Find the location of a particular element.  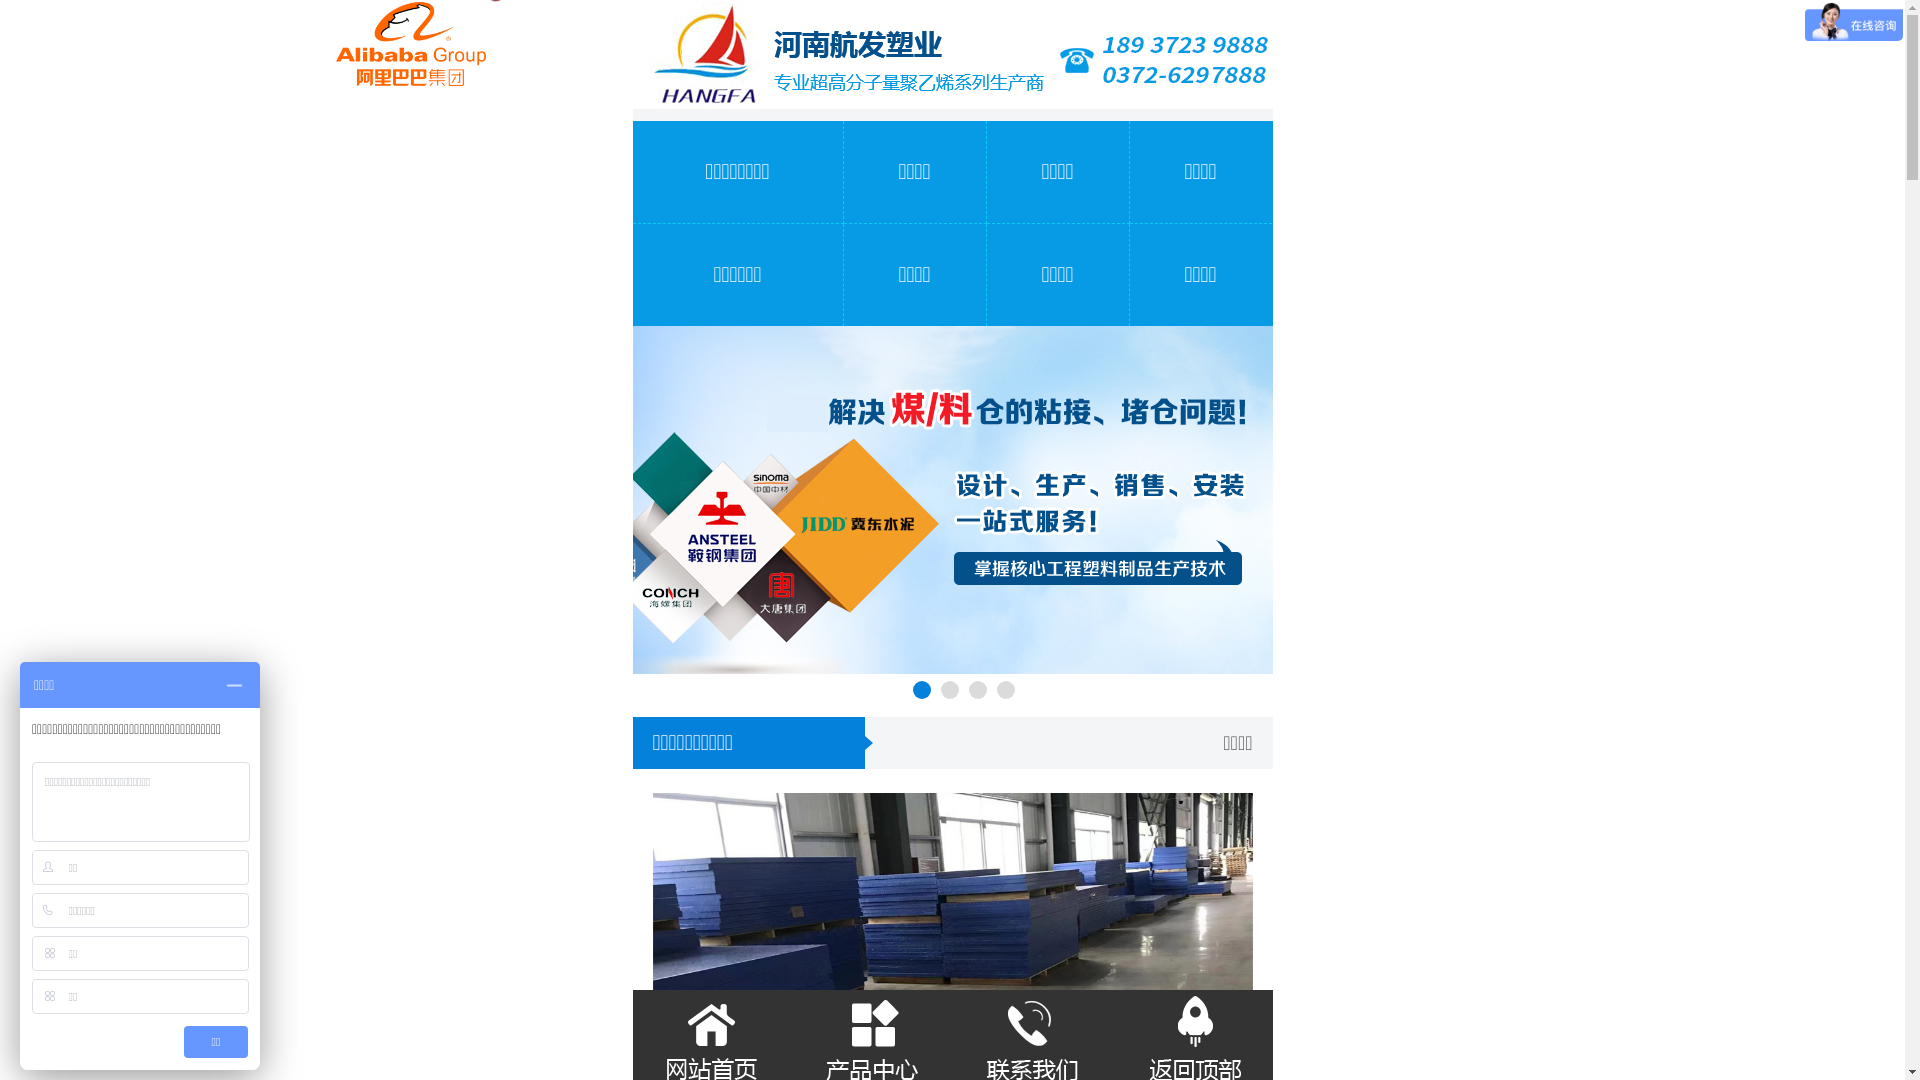

'2' is located at coordinates (948, 689).